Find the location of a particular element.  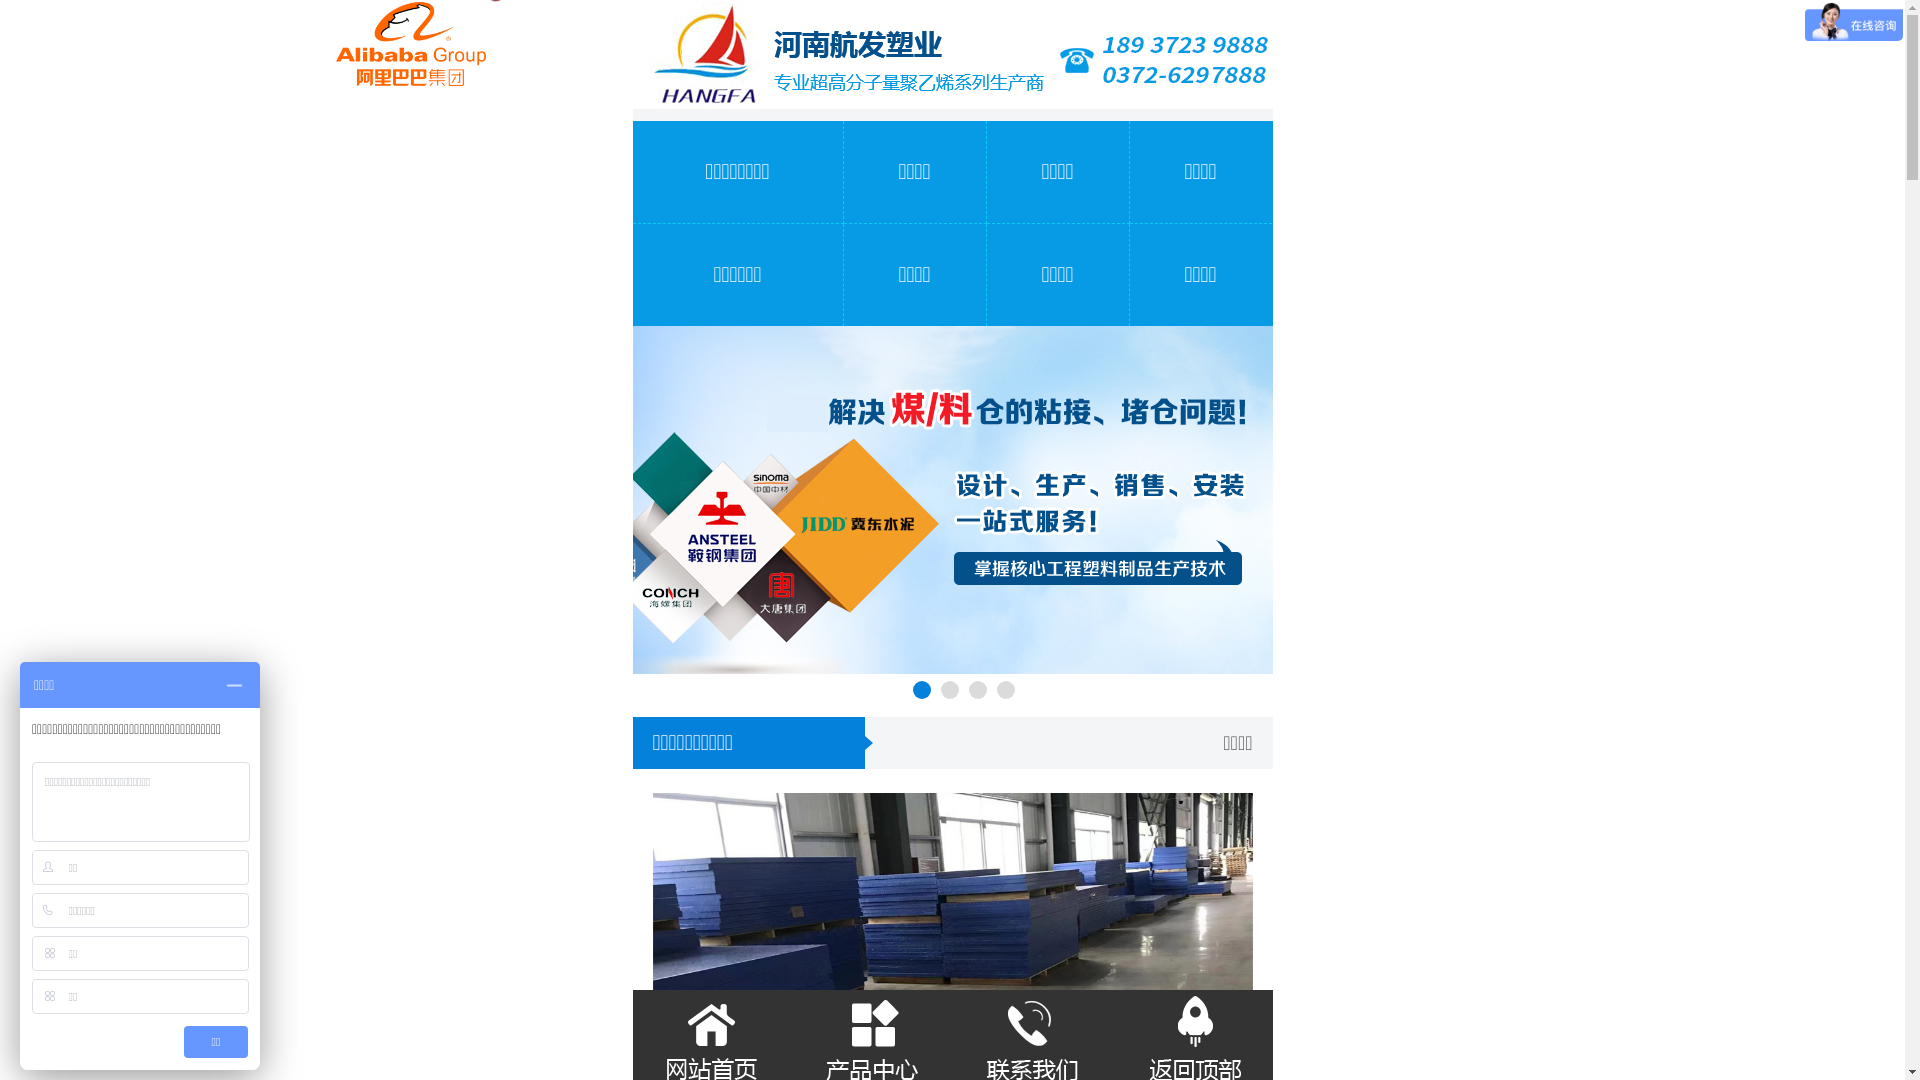

'2' is located at coordinates (948, 689).